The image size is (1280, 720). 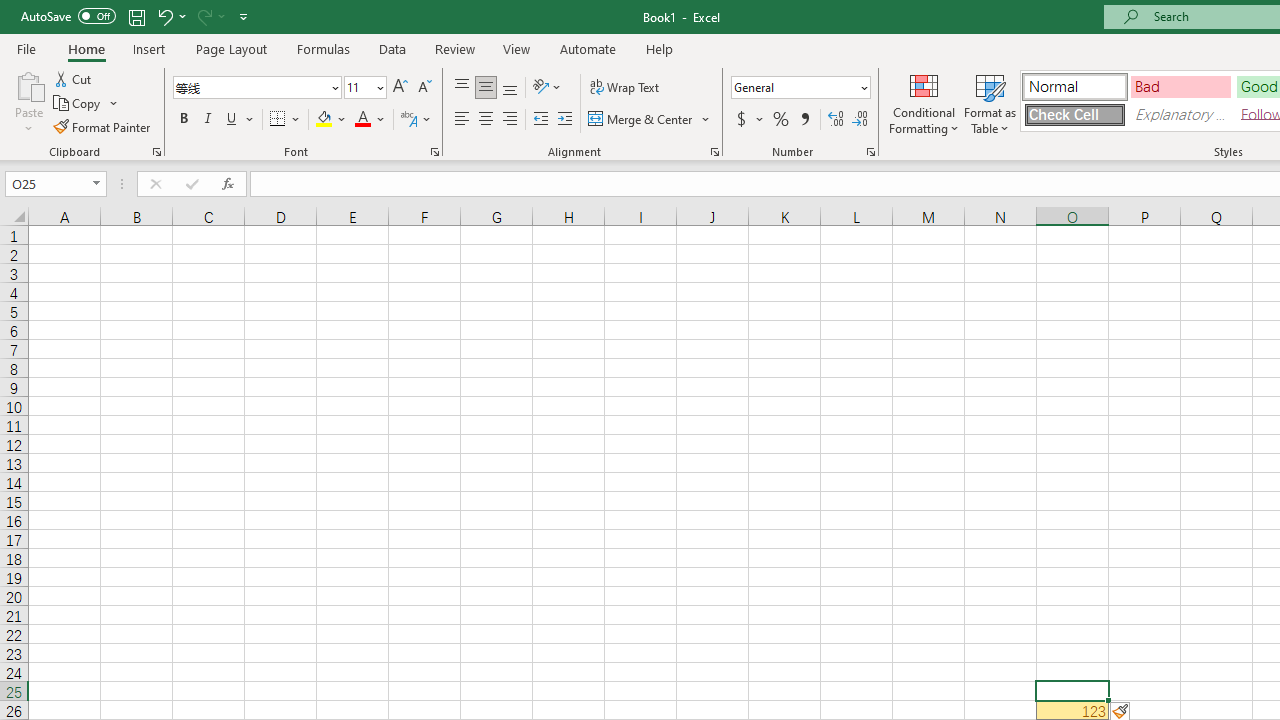 What do you see at coordinates (243, 16) in the screenshot?
I see `'Customize Quick Access Toolbar'` at bounding box center [243, 16].